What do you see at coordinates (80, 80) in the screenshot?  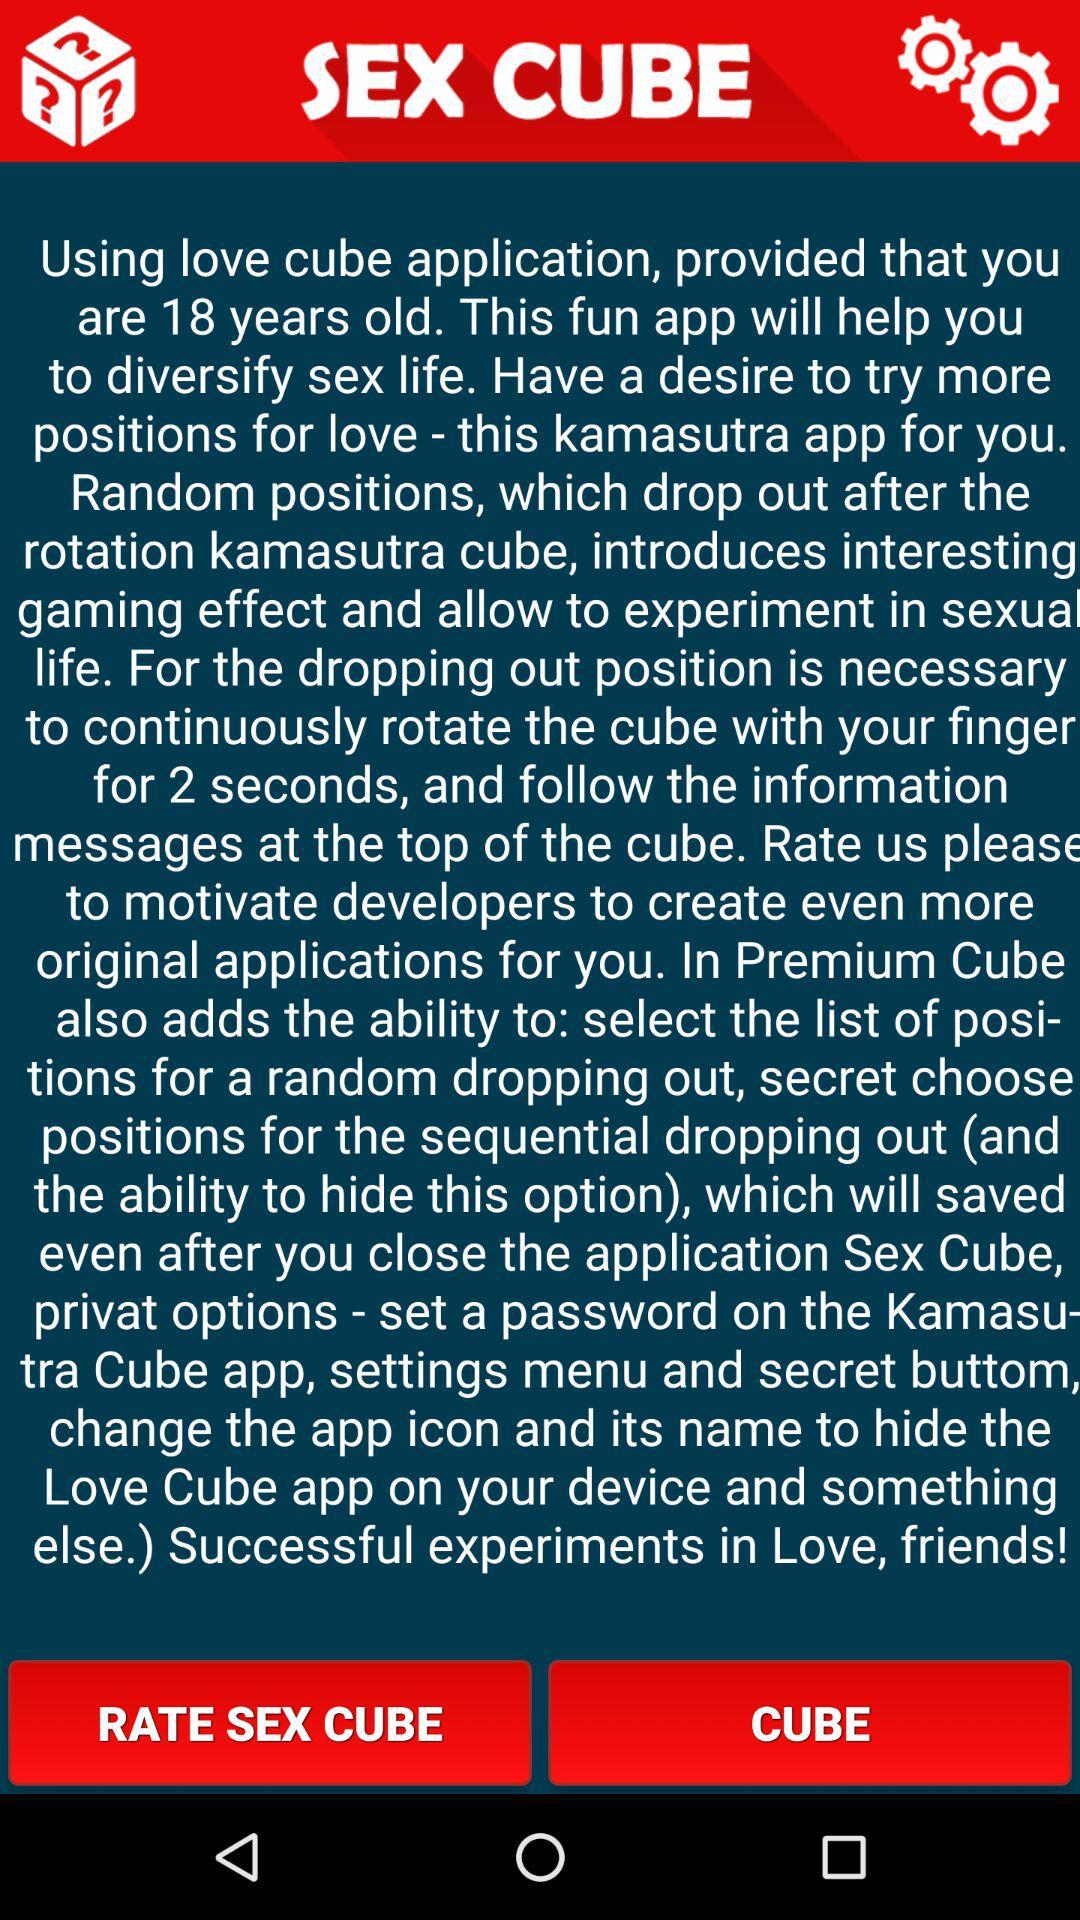 I see `main page` at bounding box center [80, 80].